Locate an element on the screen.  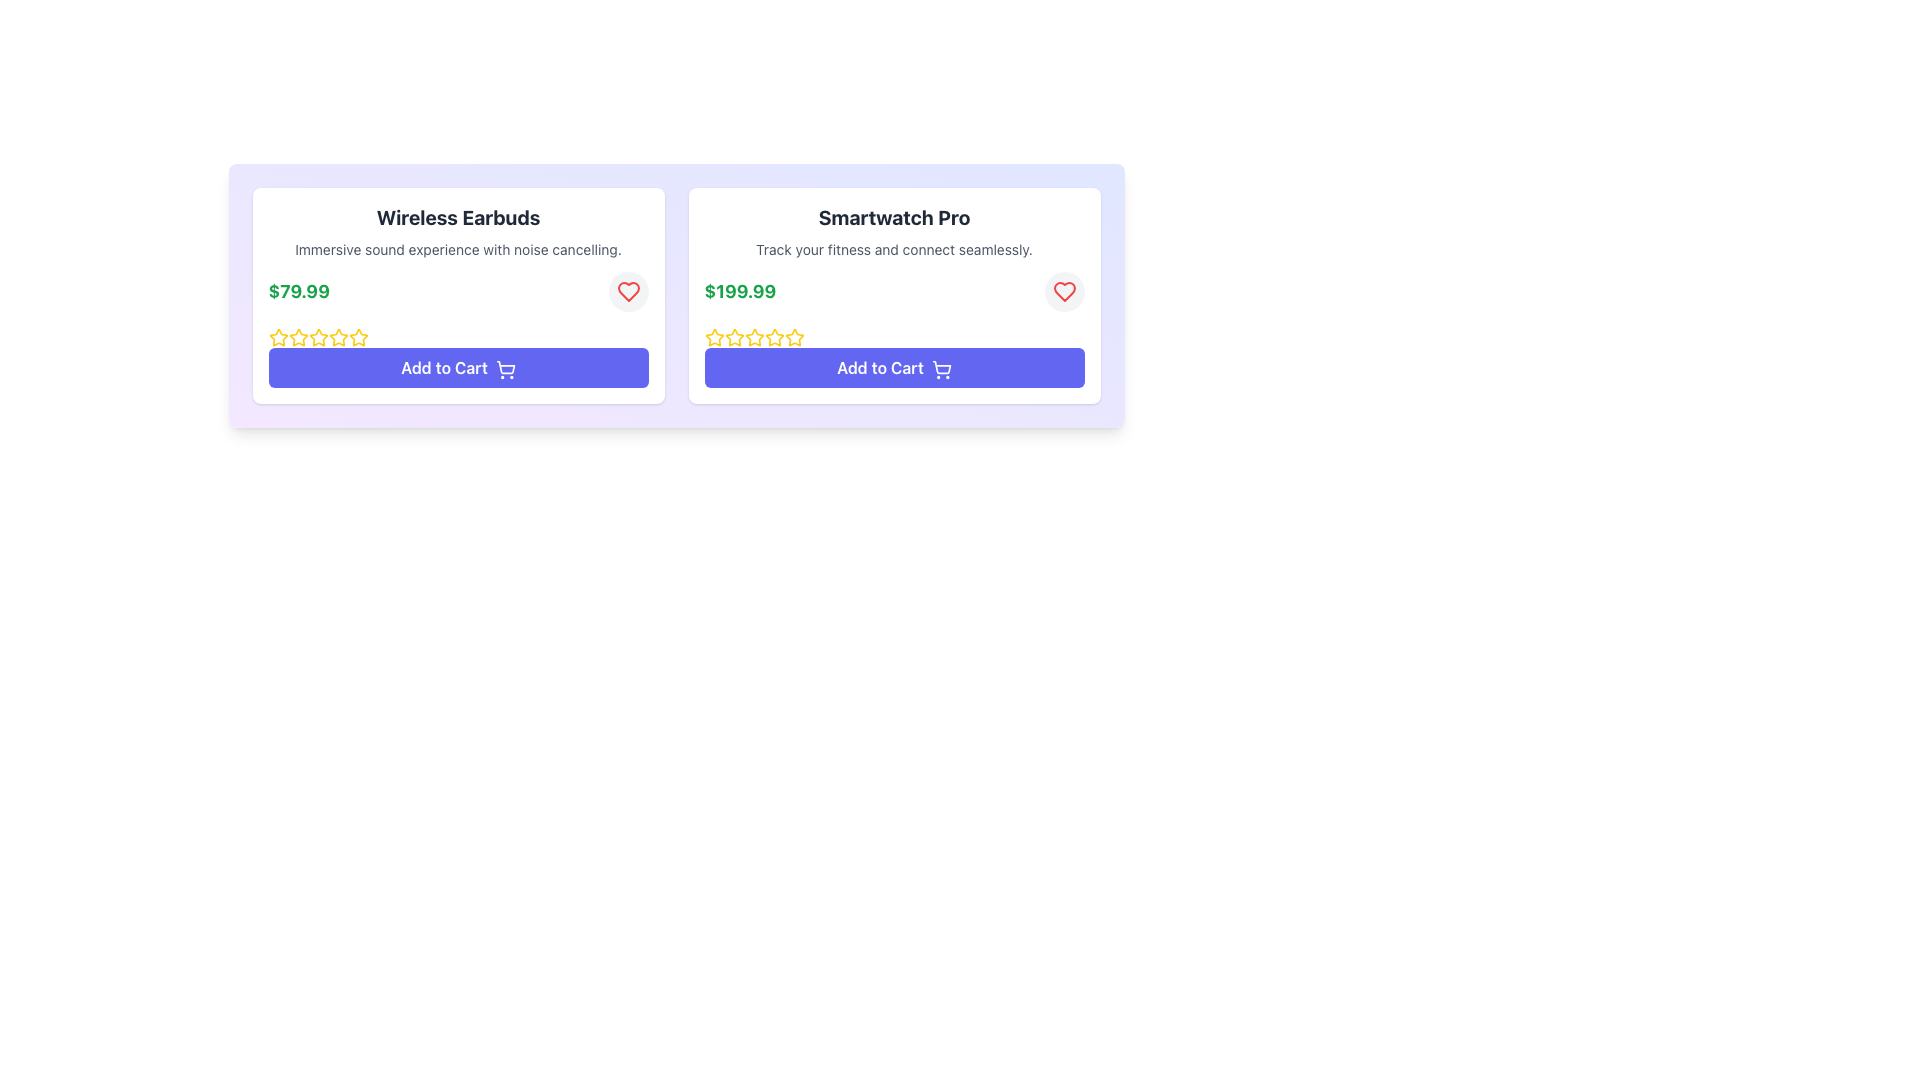
the fourth star icon representing the rating for the 'Wireless Earbuds' product, located below the price and above the 'Add to Cart' button is located at coordinates (317, 337).